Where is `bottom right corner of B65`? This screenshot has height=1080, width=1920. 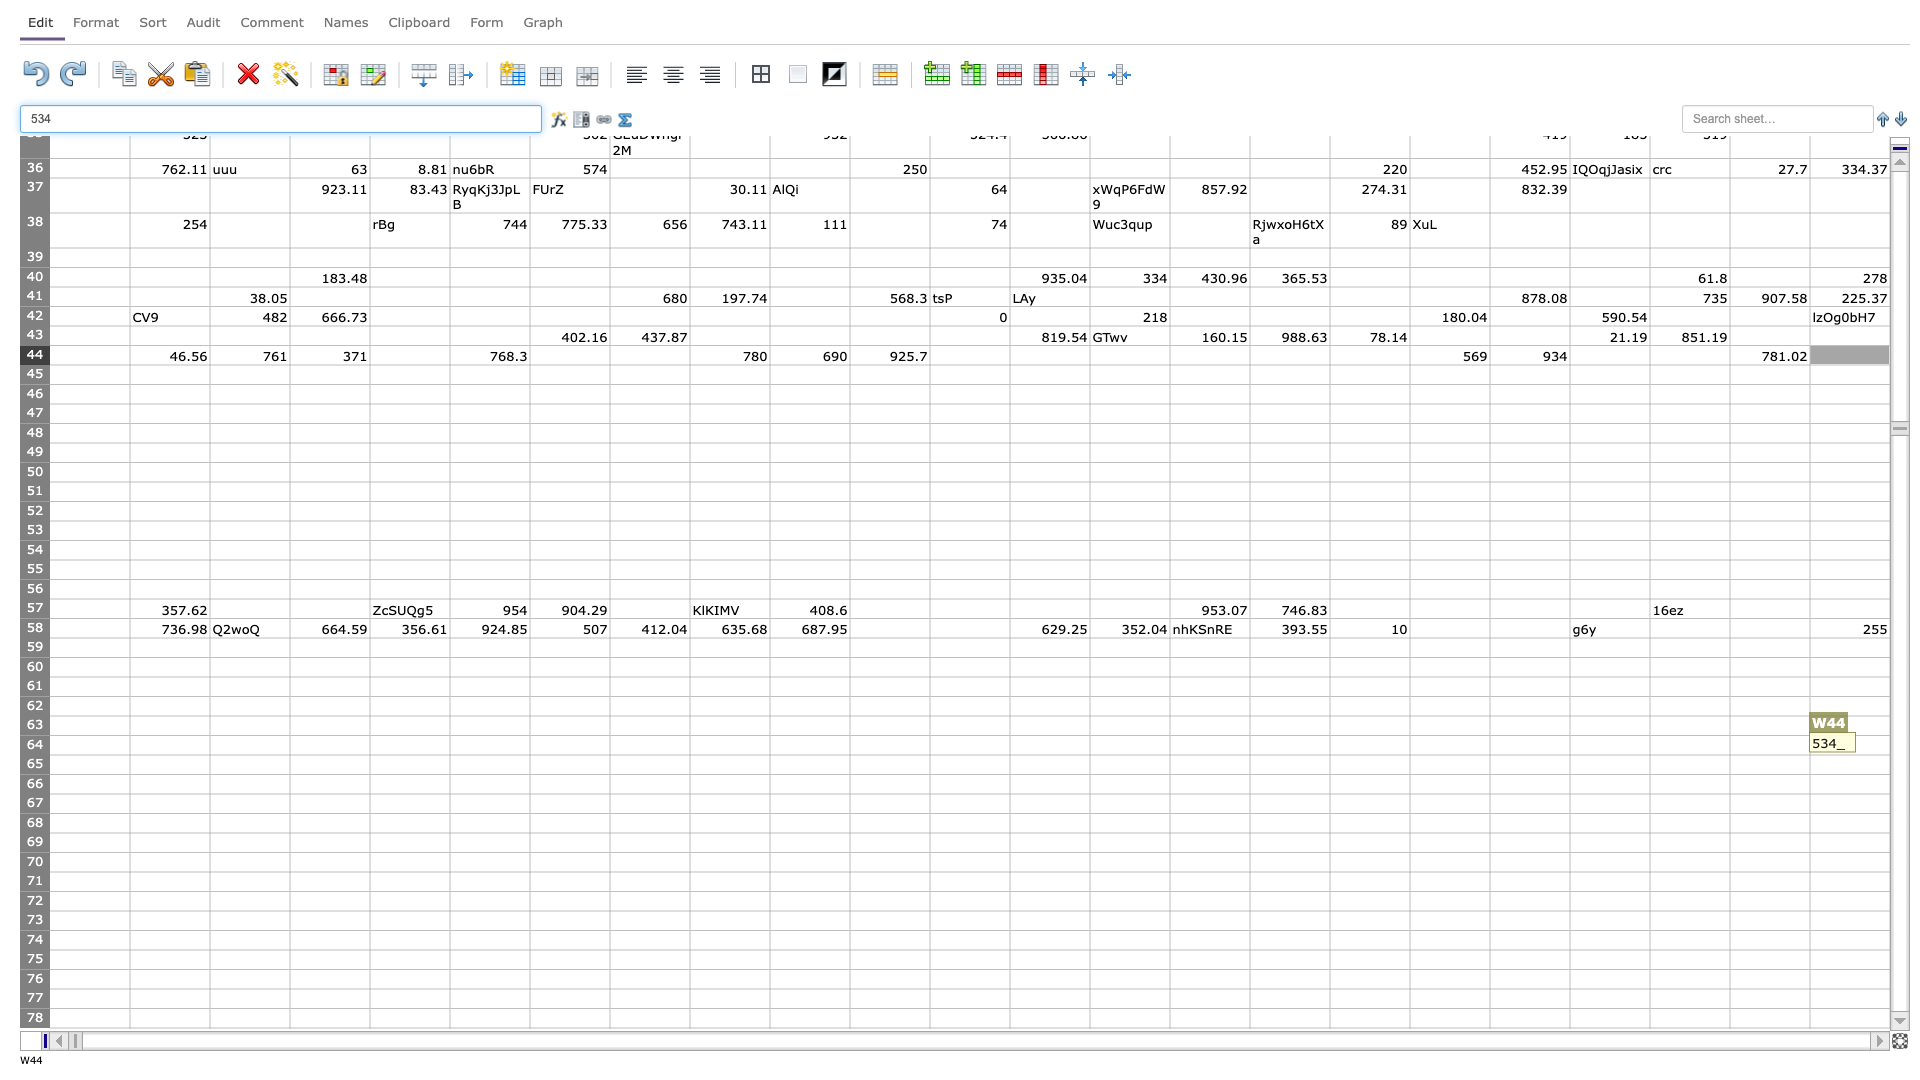
bottom right corner of B65 is located at coordinates (210, 773).